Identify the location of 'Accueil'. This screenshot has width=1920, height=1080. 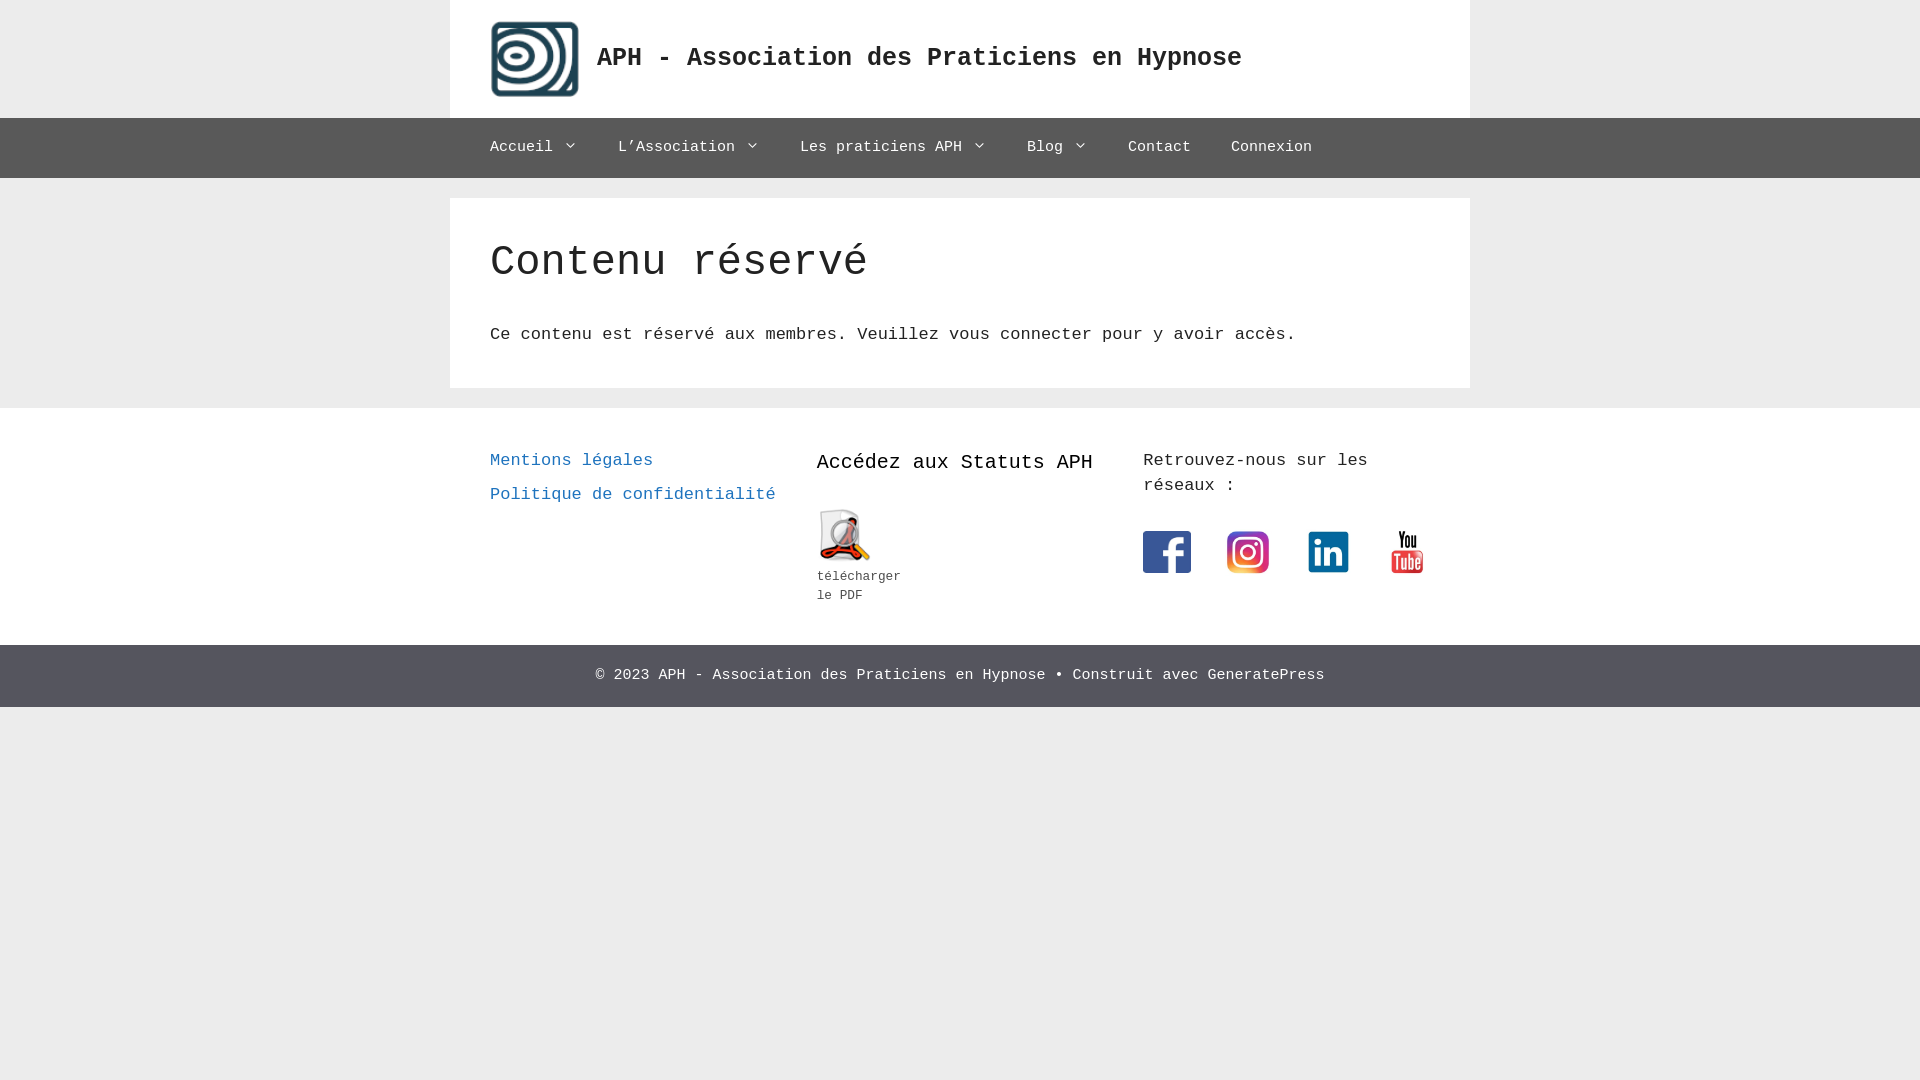
(533, 146).